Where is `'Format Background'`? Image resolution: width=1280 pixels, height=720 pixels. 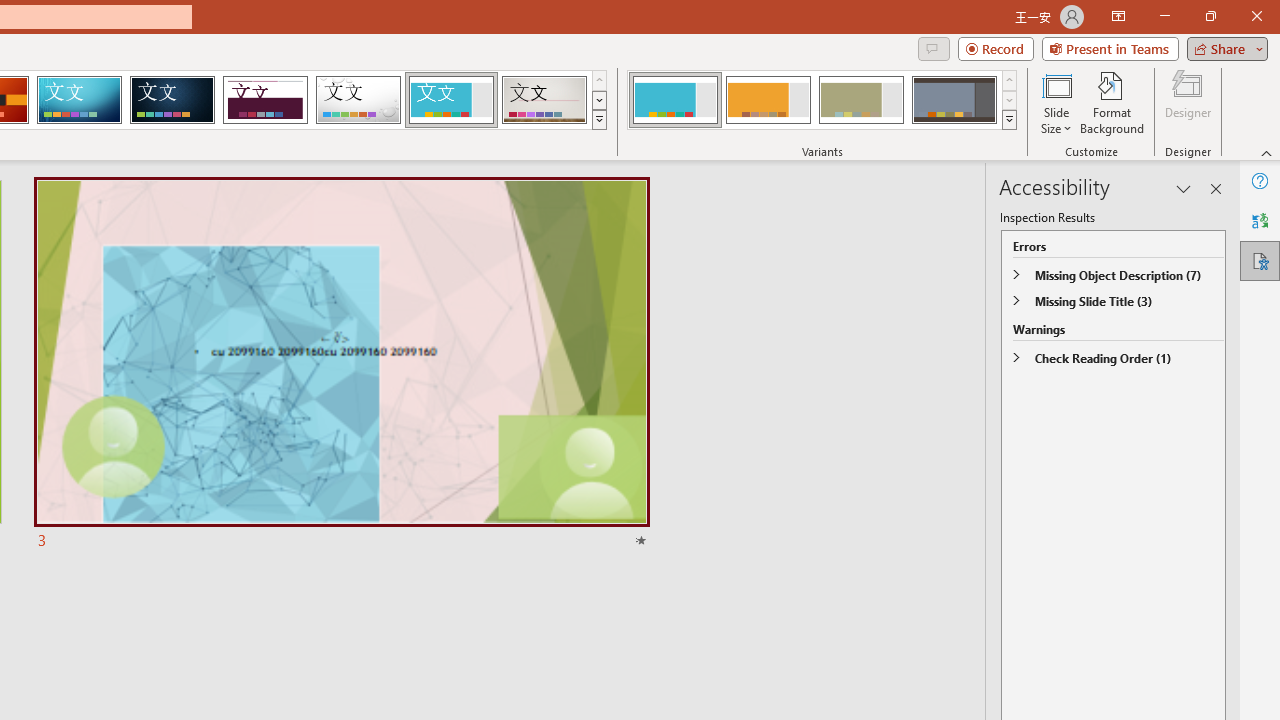 'Format Background' is located at coordinates (1111, 103).